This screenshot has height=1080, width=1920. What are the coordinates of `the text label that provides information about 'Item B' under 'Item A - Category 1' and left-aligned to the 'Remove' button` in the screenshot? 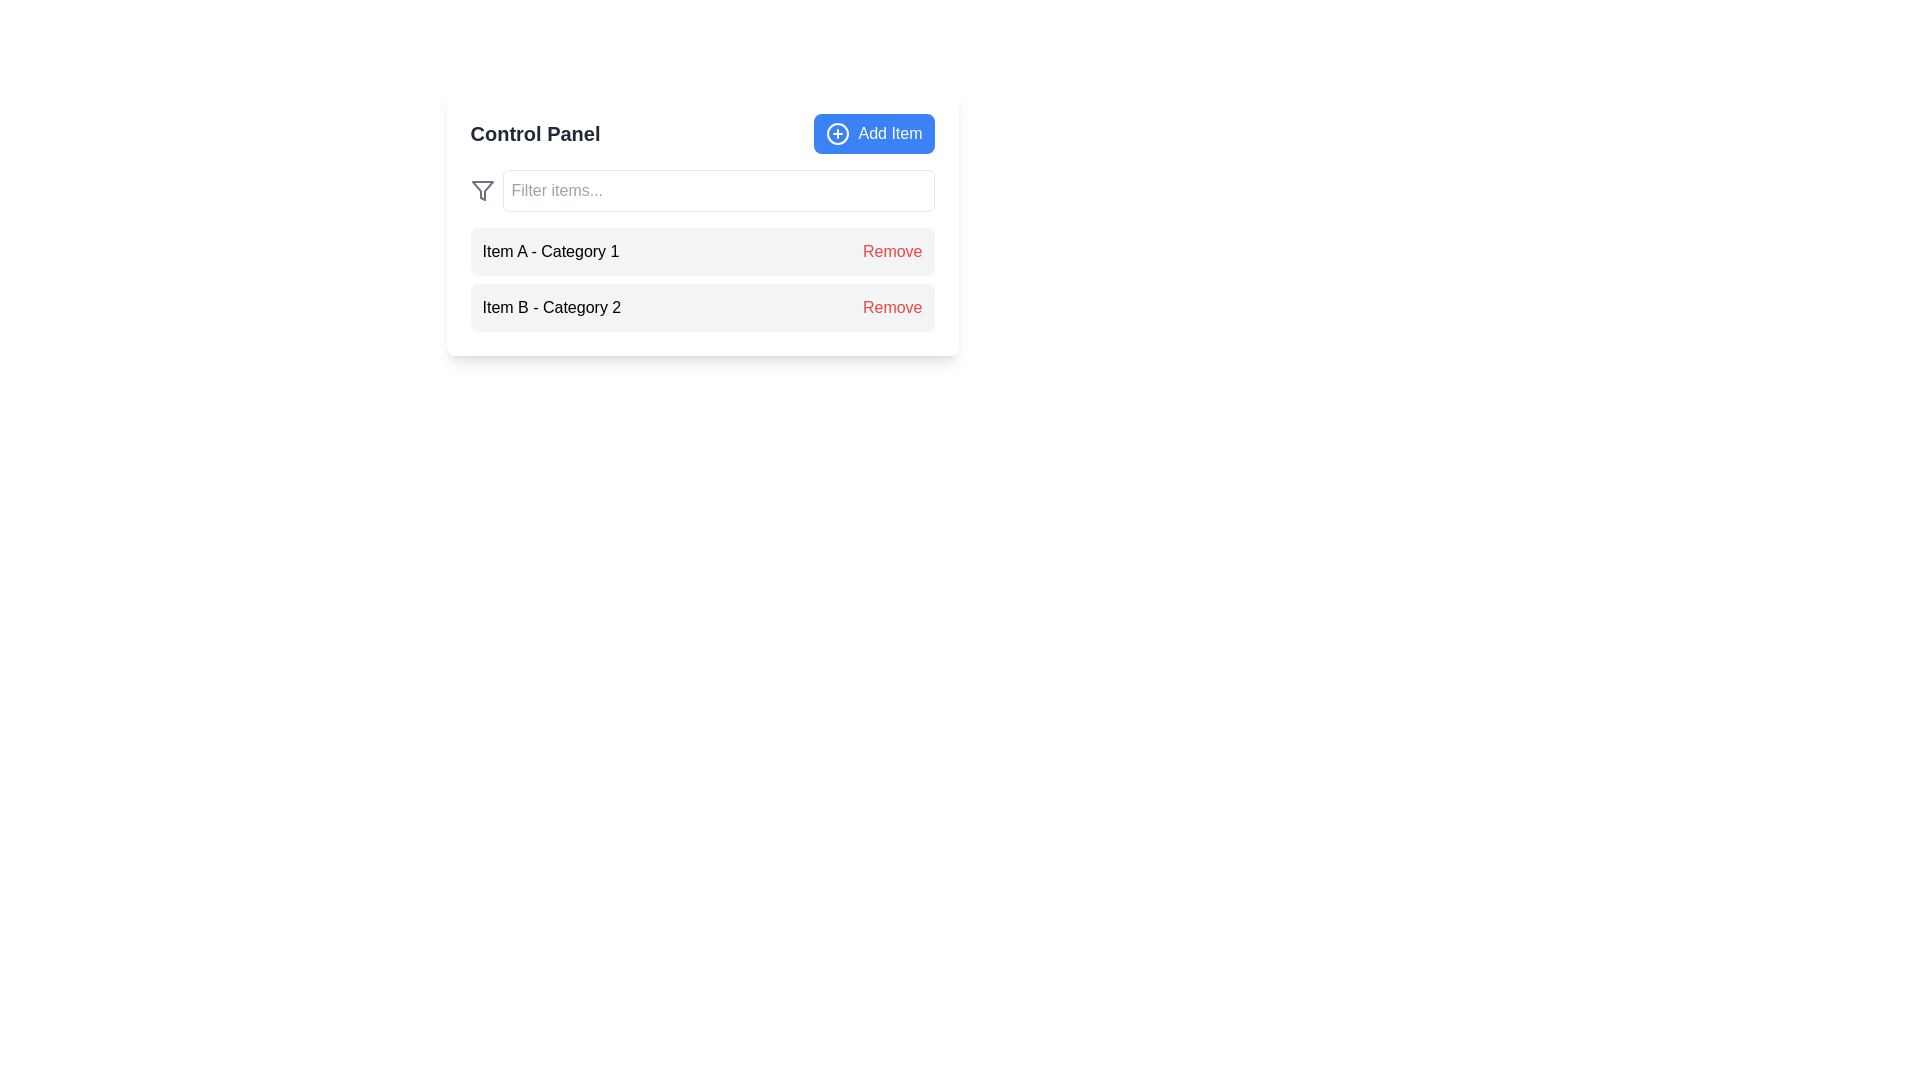 It's located at (551, 308).